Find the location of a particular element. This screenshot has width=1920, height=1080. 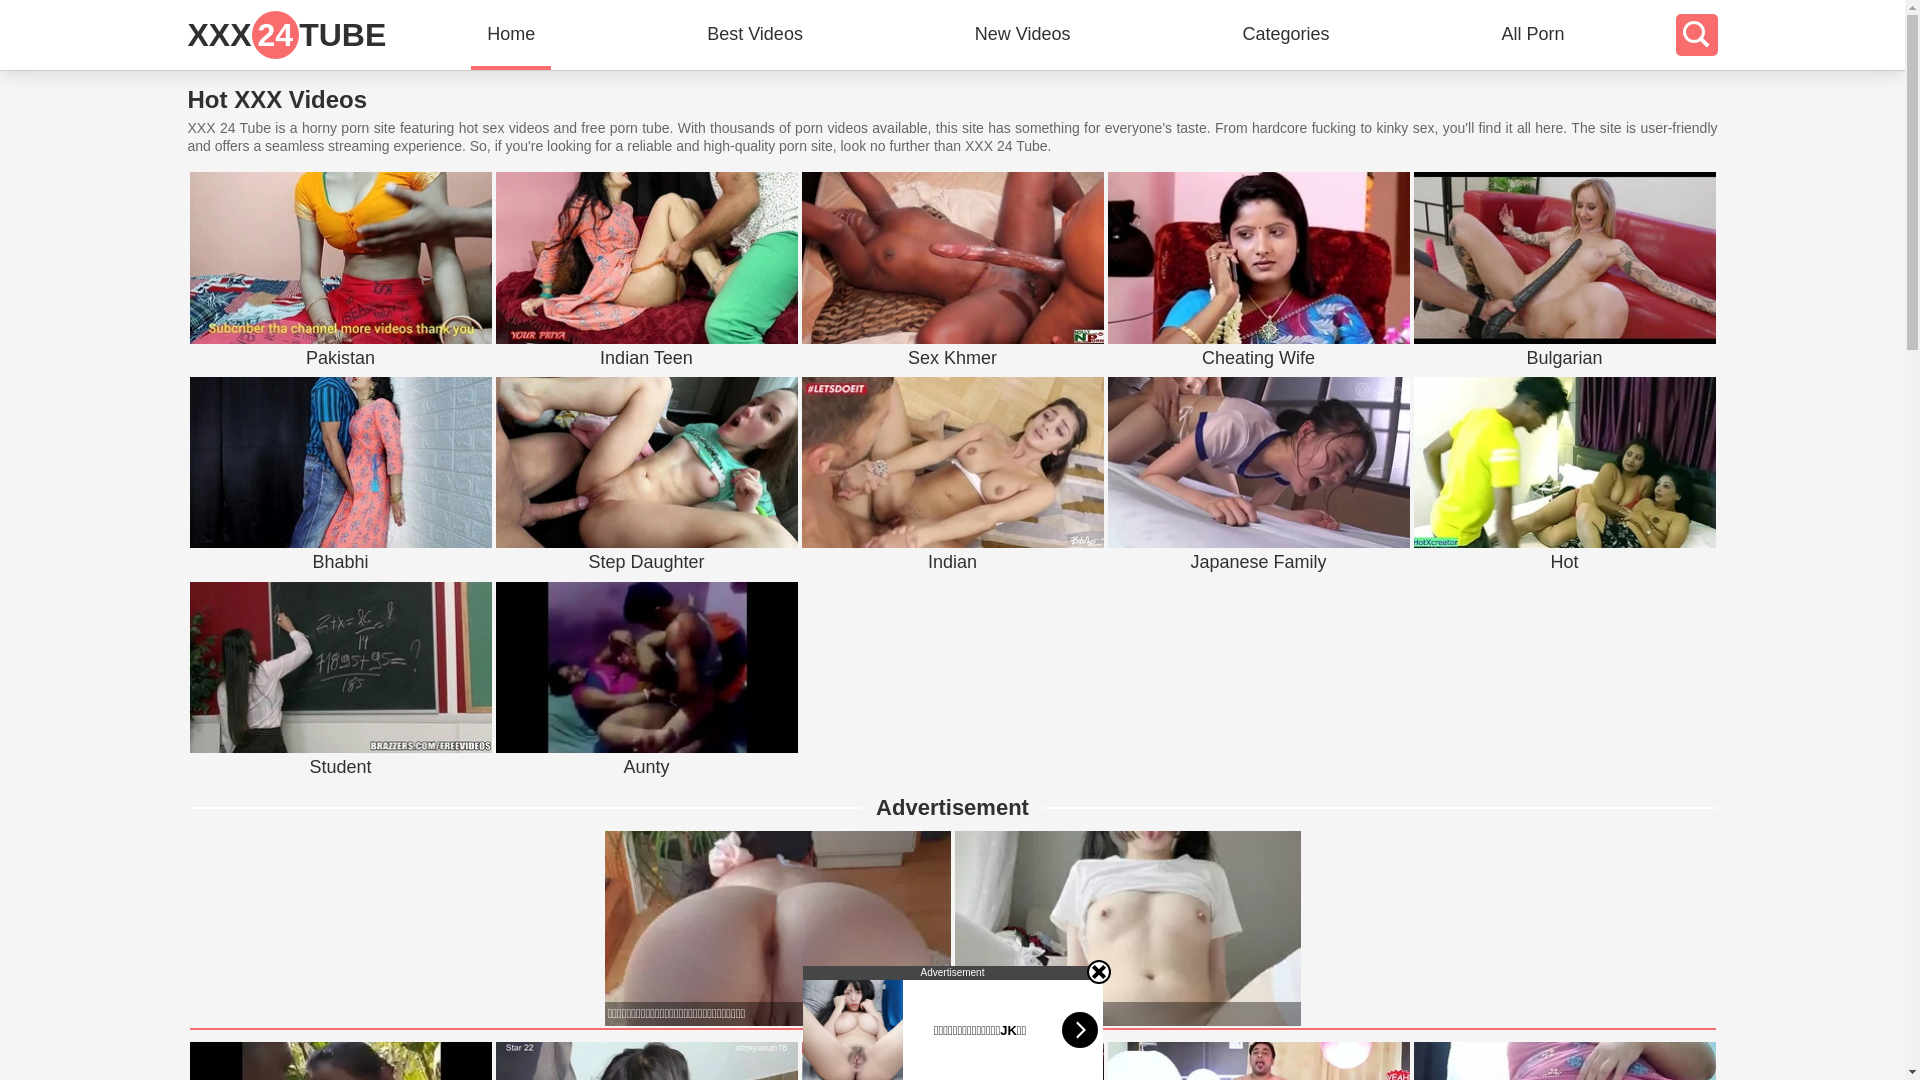

'Home' is located at coordinates (510, 34).